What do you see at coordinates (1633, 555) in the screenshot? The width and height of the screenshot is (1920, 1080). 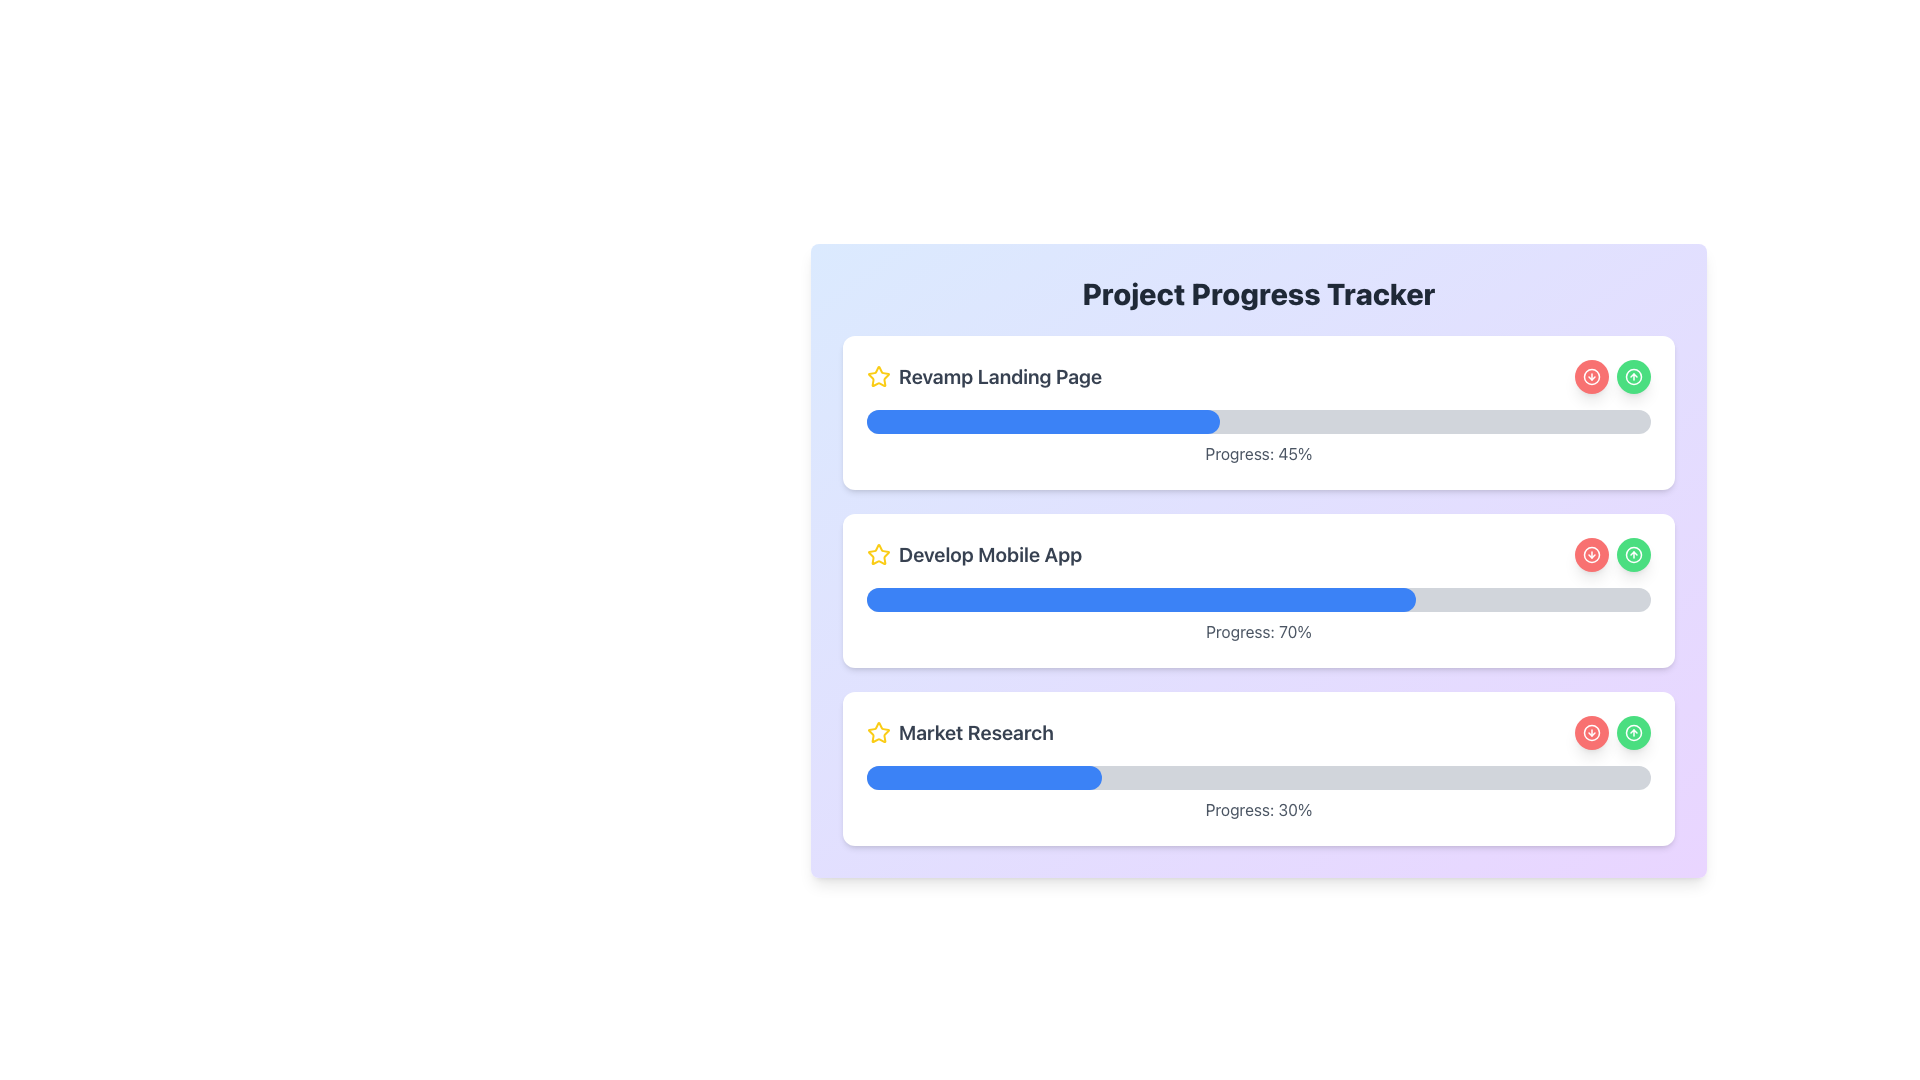 I see `the upward arrow button with a green background and white outline located at the end of the second progress card in the Project Progress Tracker interface` at bounding box center [1633, 555].